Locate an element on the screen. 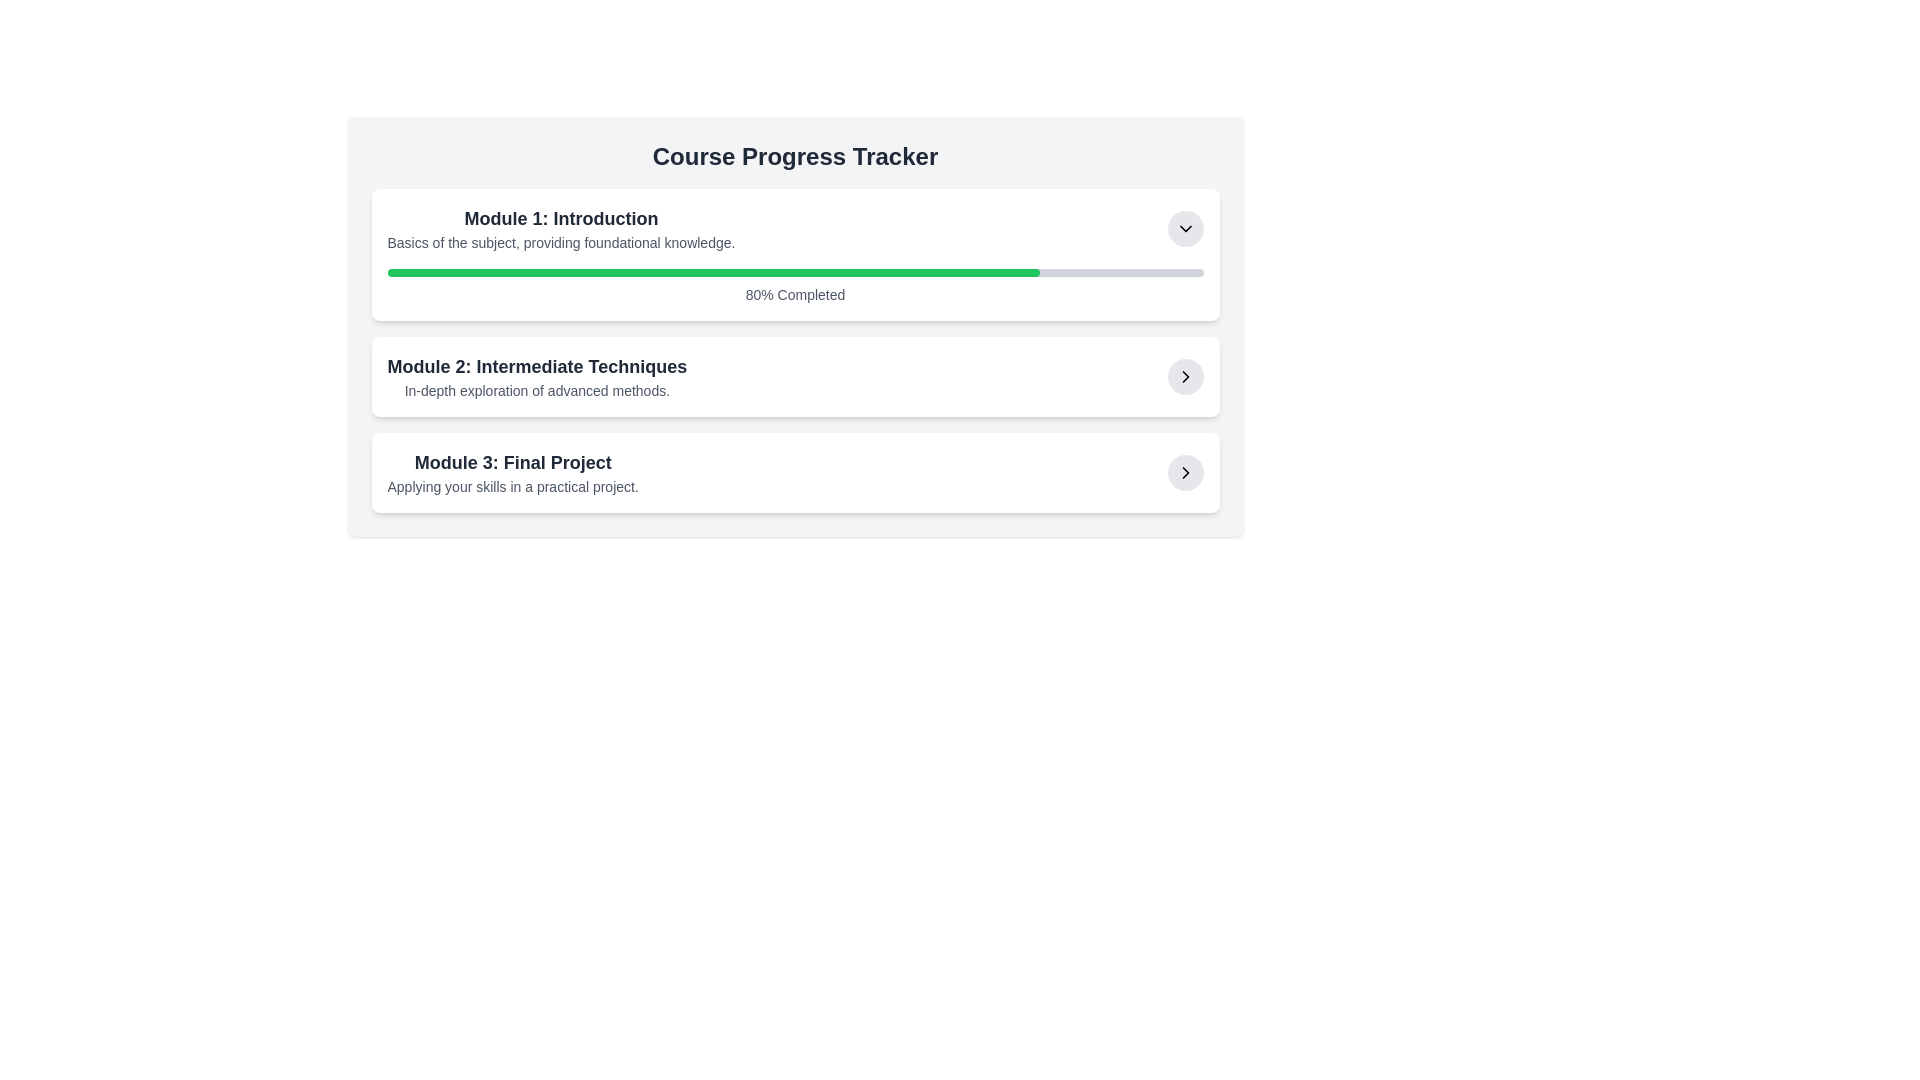  text block titled 'Module 2: Intermediate Techniques,' which contains information about advanced methods, located in the center column of the interface is located at coordinates (537, 377).